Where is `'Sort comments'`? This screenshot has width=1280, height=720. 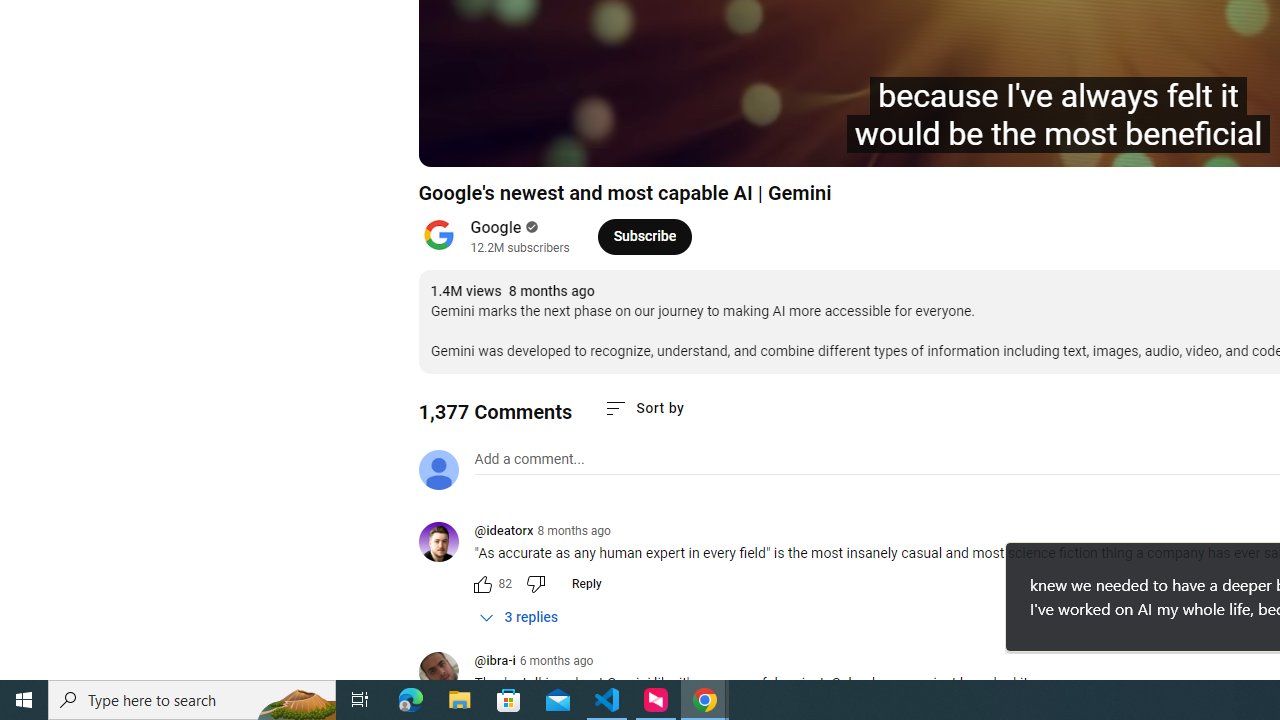 'Sort comments' is located at coordinates (644, 407).